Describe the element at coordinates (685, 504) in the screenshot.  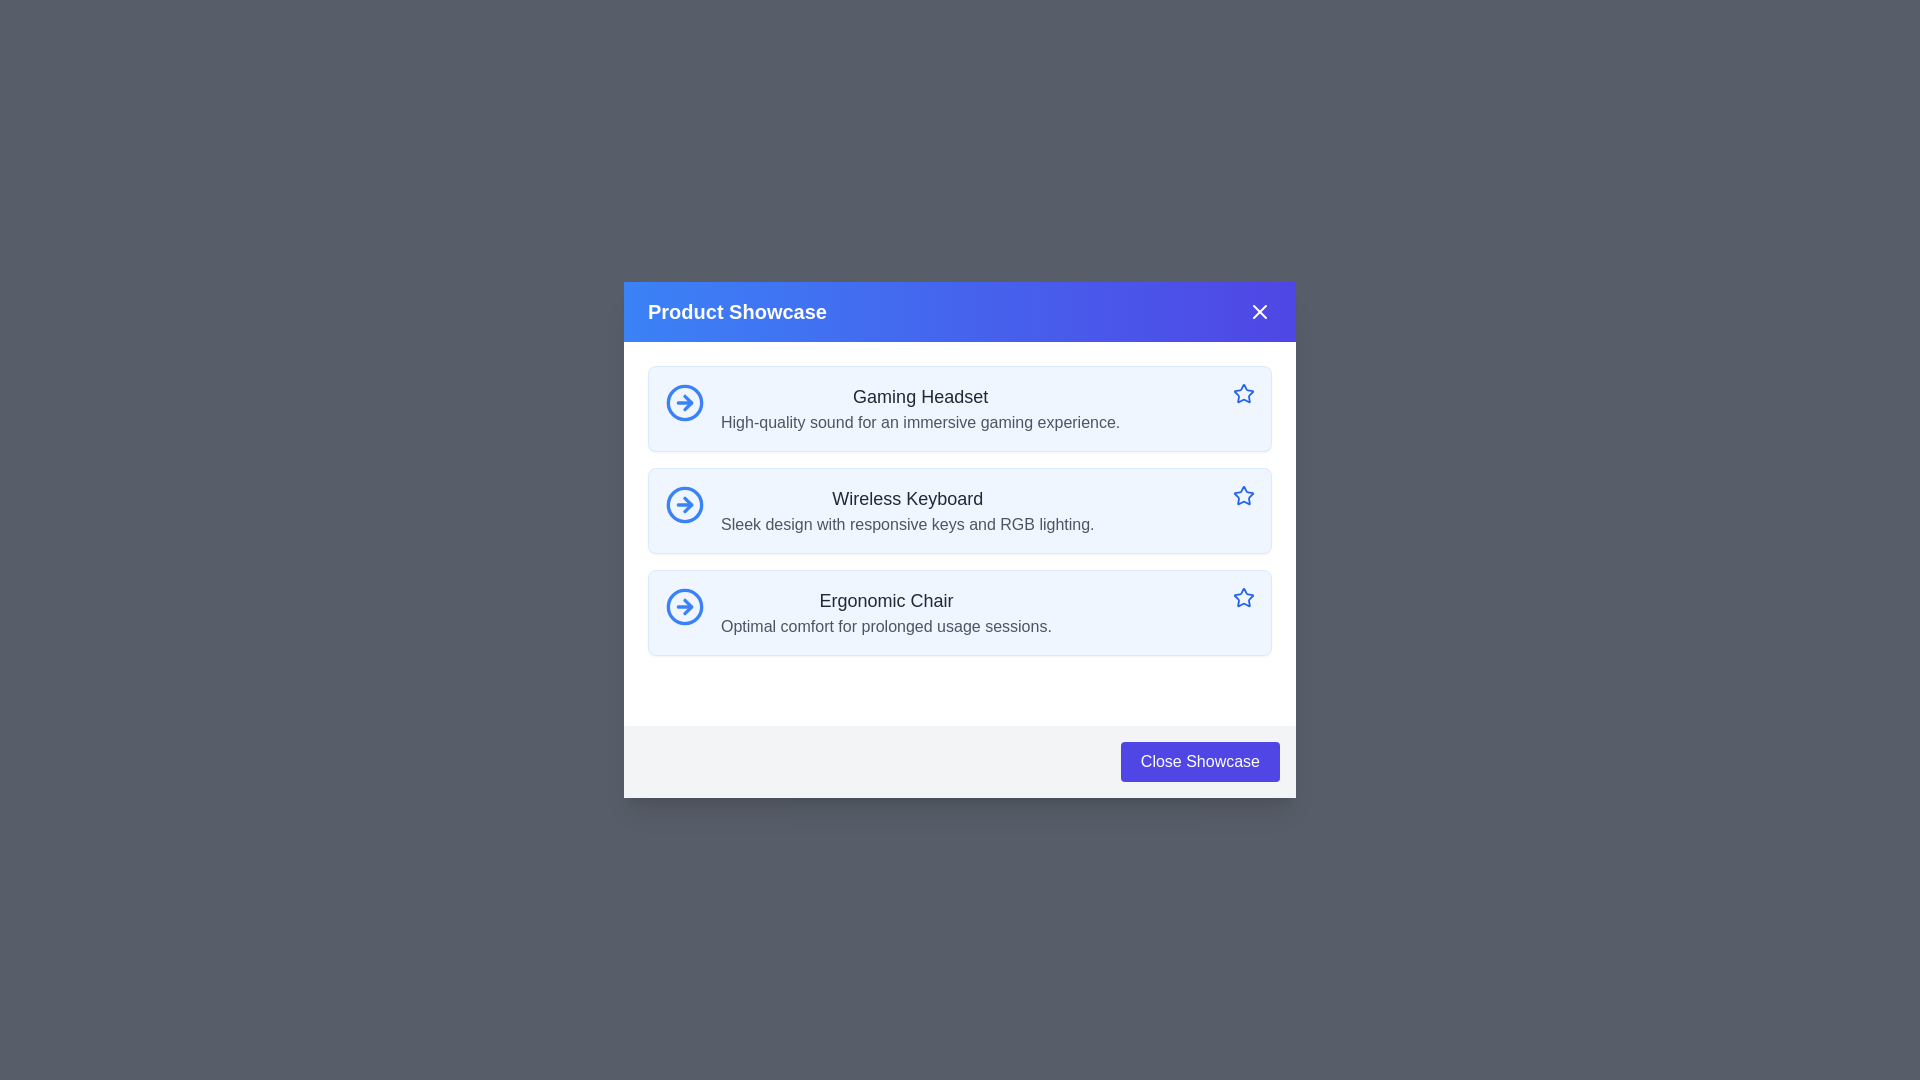
I see `the rightward arrow icon enclosed in a circular border, styled in blue, located beside the 'Wireless Keyboard' product title and description` at that location.